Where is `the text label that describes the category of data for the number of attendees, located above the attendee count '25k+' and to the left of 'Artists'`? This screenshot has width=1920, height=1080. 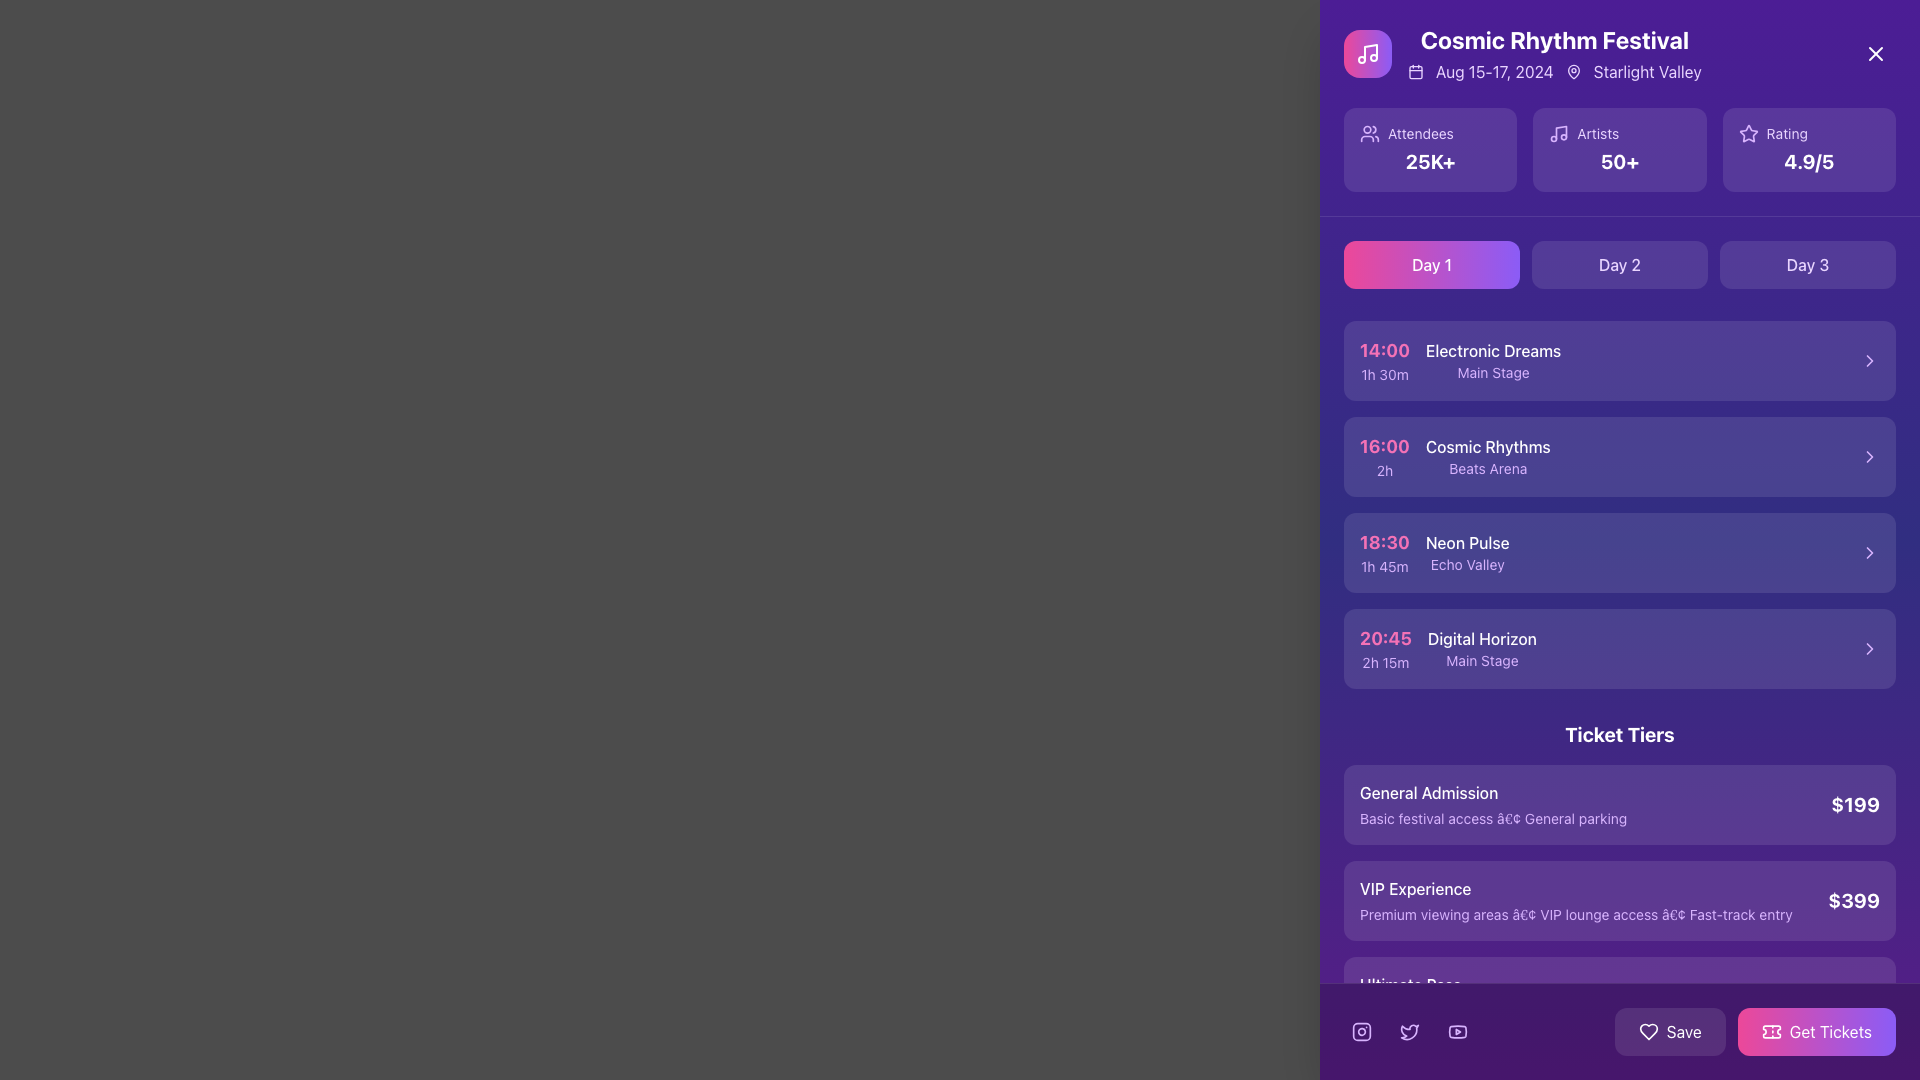
the text label that describes the category of data for the number of attendees, located above the attendee count '25k+' and to the left of 'Artists' is located at coordinates (1419, 134).